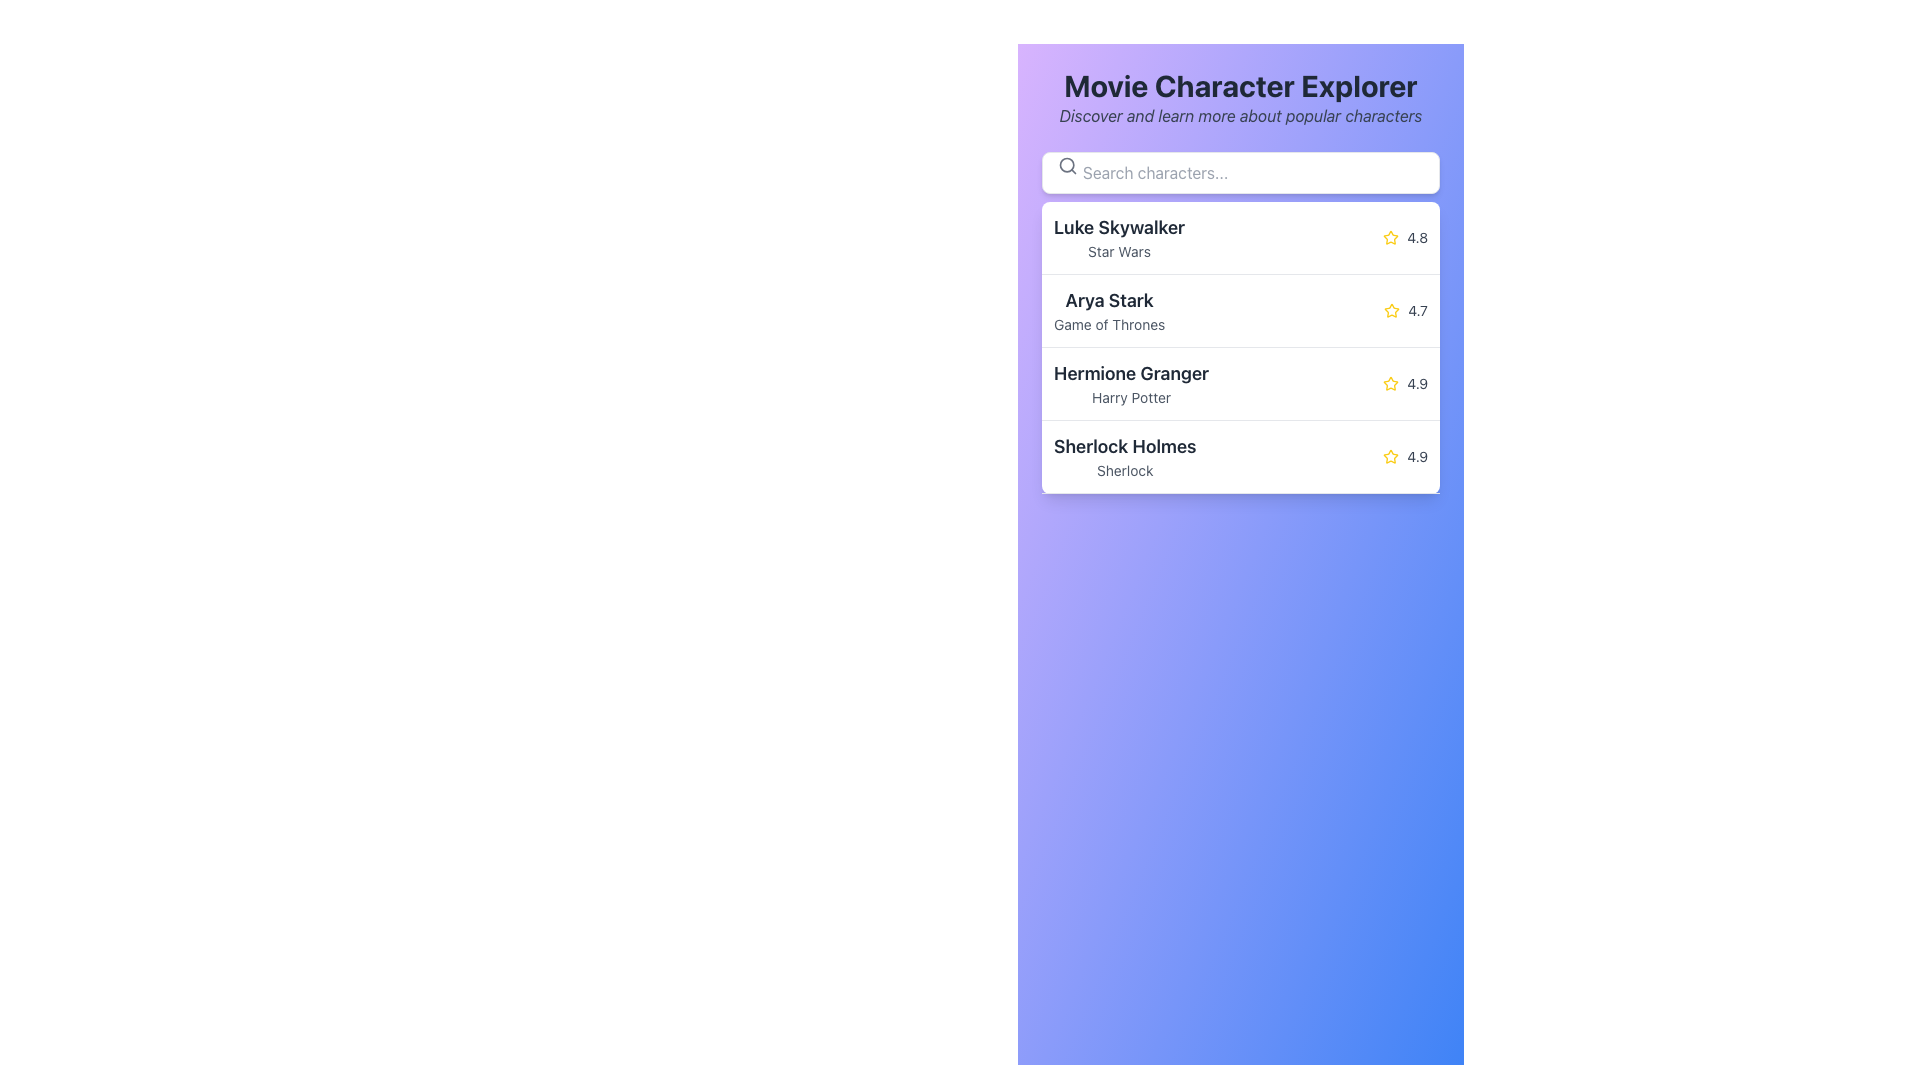 This screenshot has width=1920, height=1080. Describe the element at coordinates (1125, 446) in the screenshot. I see `the bolded title text of the fourth entry identifying the character 'Sherlock Holmes' in the list` at that location.